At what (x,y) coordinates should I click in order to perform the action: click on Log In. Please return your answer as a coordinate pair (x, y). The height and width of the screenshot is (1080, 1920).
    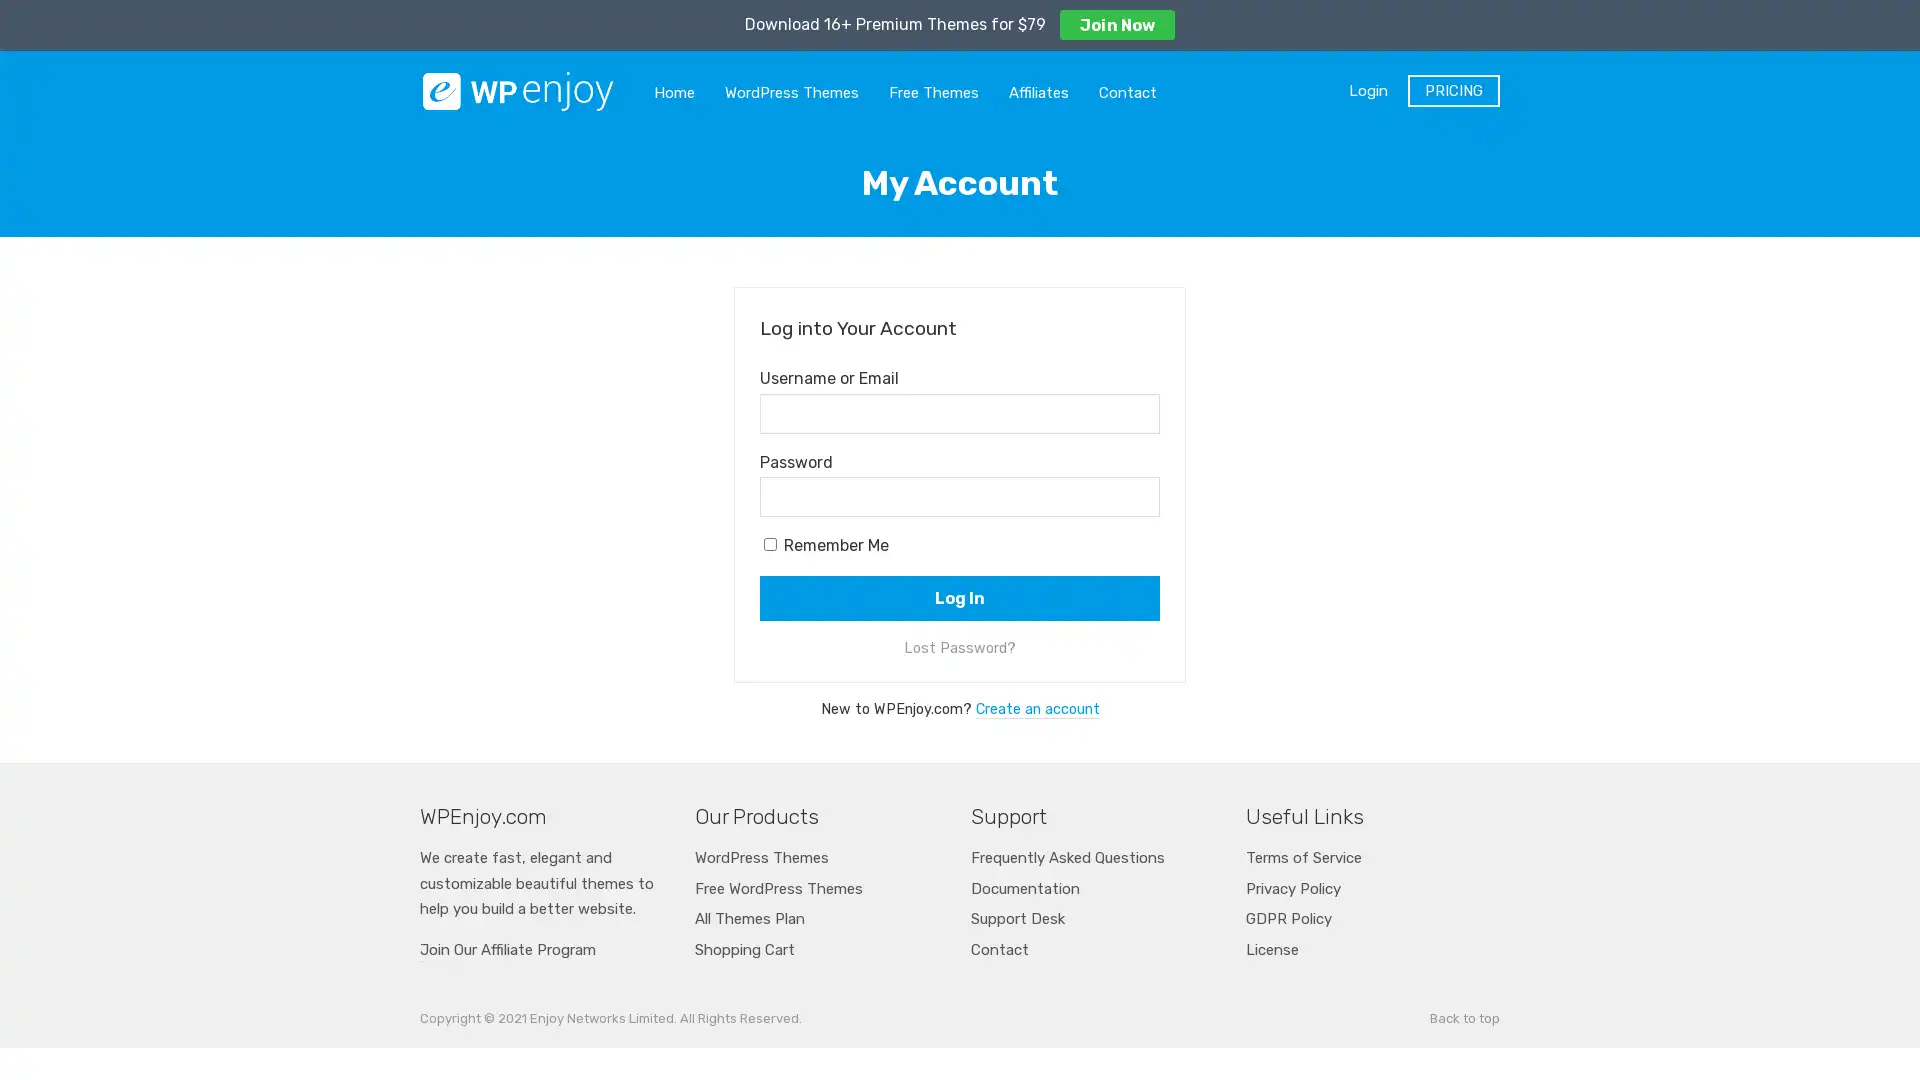
    Looking at the image, I should click on (960, 597).